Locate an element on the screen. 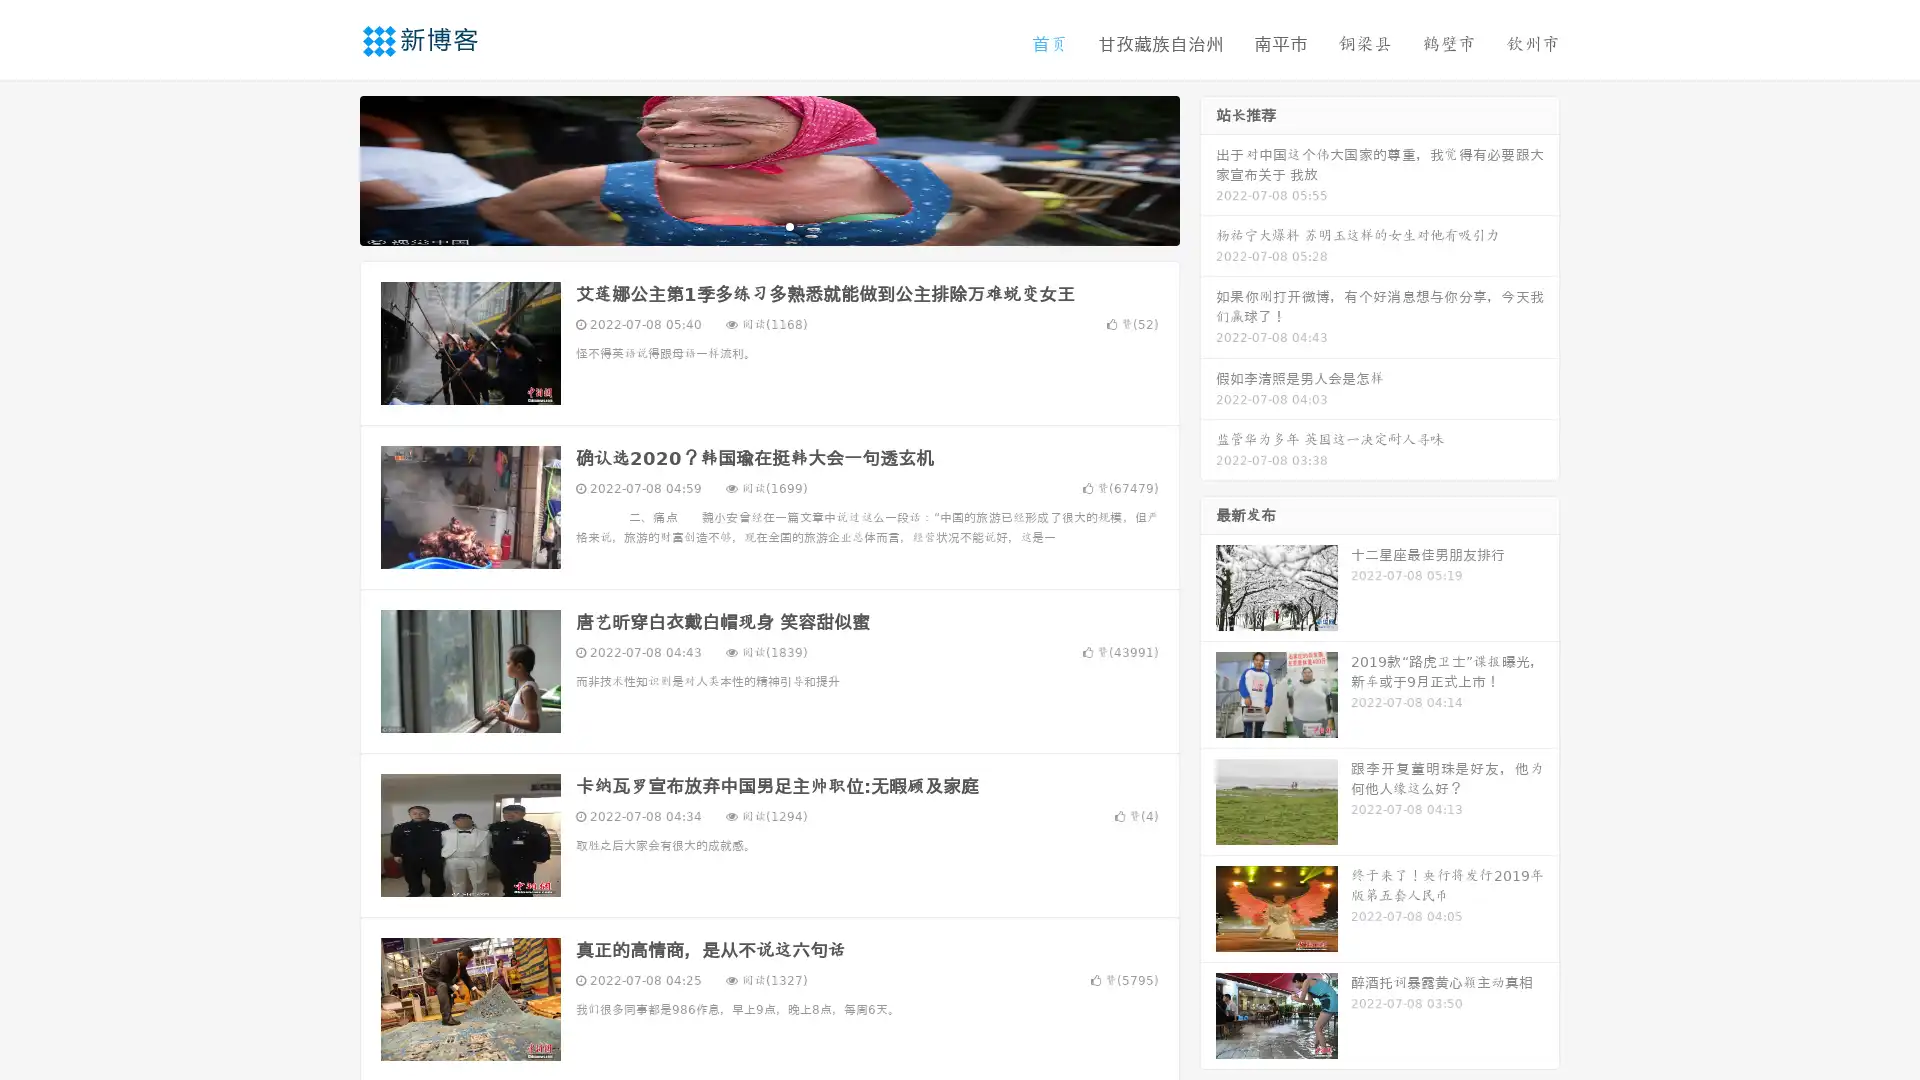 The width and height of the screenshot is (1920, 1080). Next slide is located at coordinates (1208, 168).